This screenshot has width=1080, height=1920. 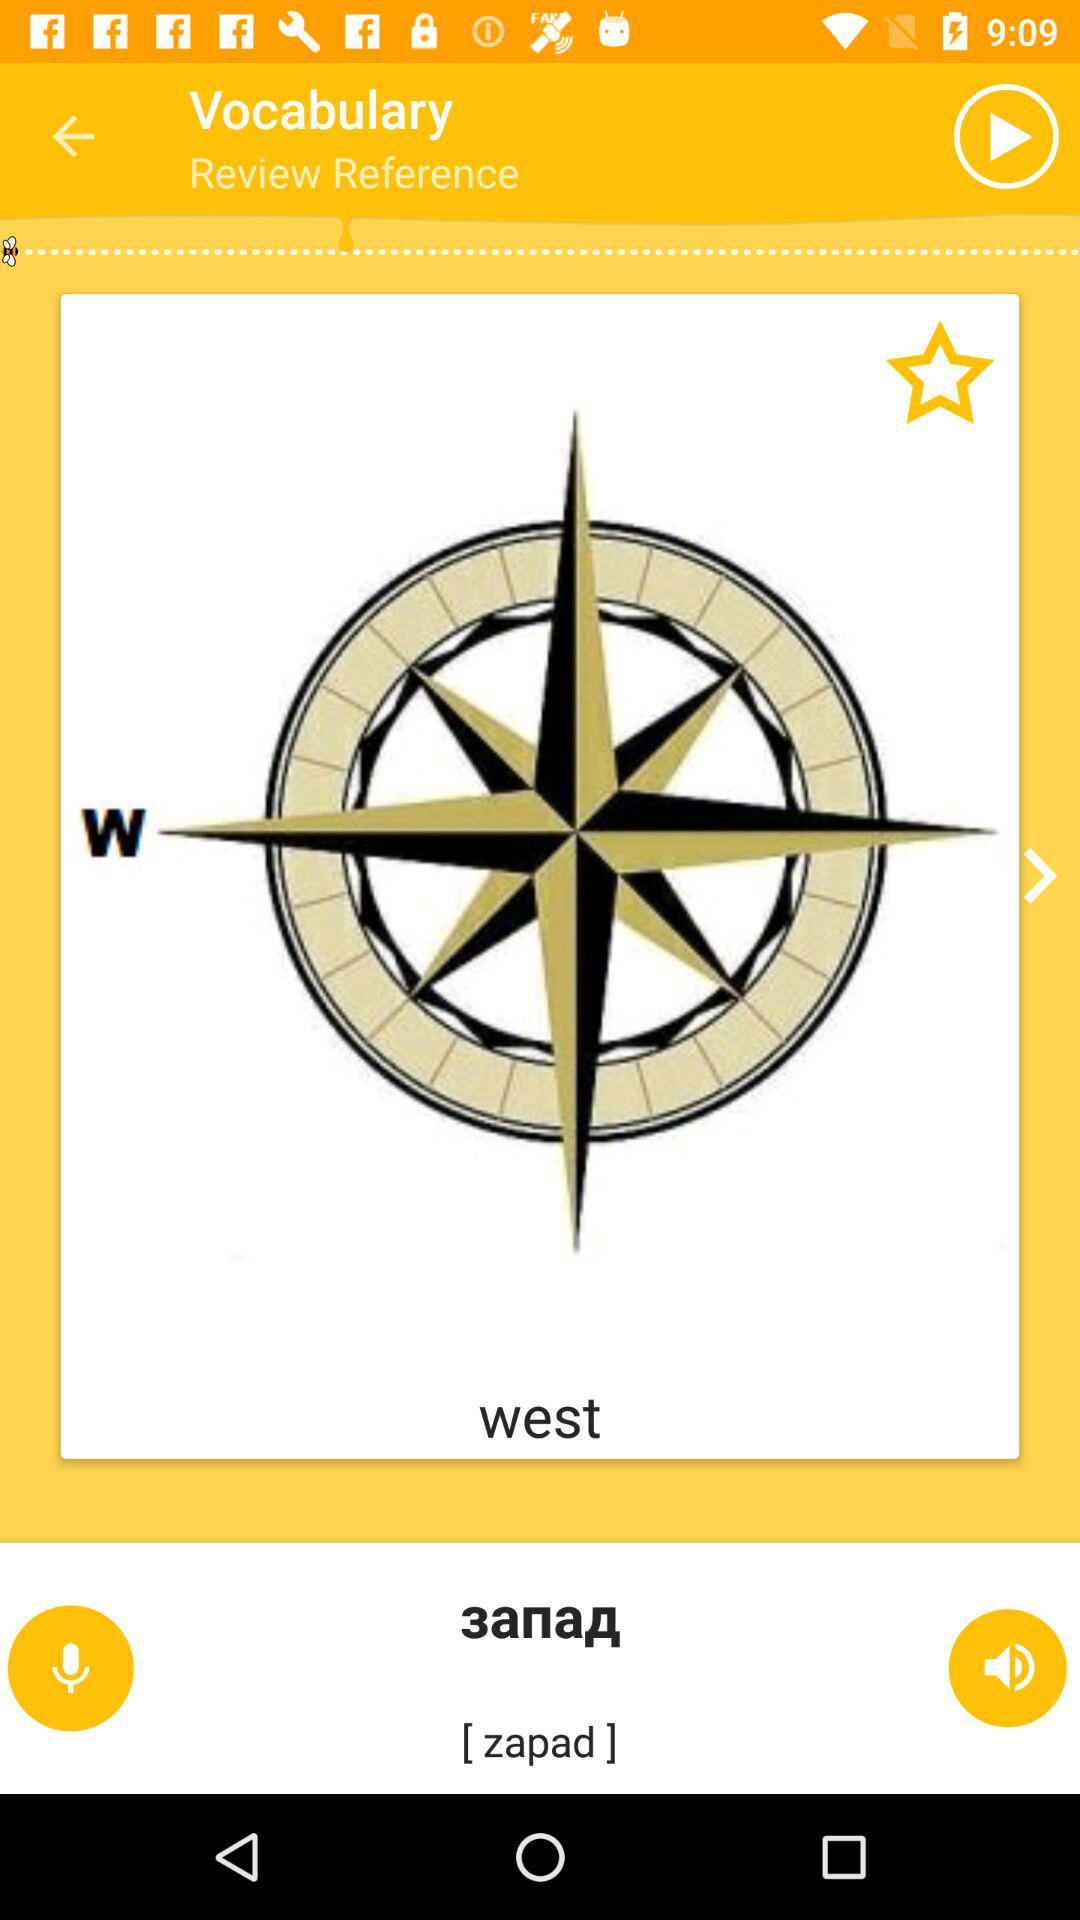 What do you see at coordinates (1009, 1668) in the screenshot?
I see `the volume icon` at bounding box center [1009, 1668].